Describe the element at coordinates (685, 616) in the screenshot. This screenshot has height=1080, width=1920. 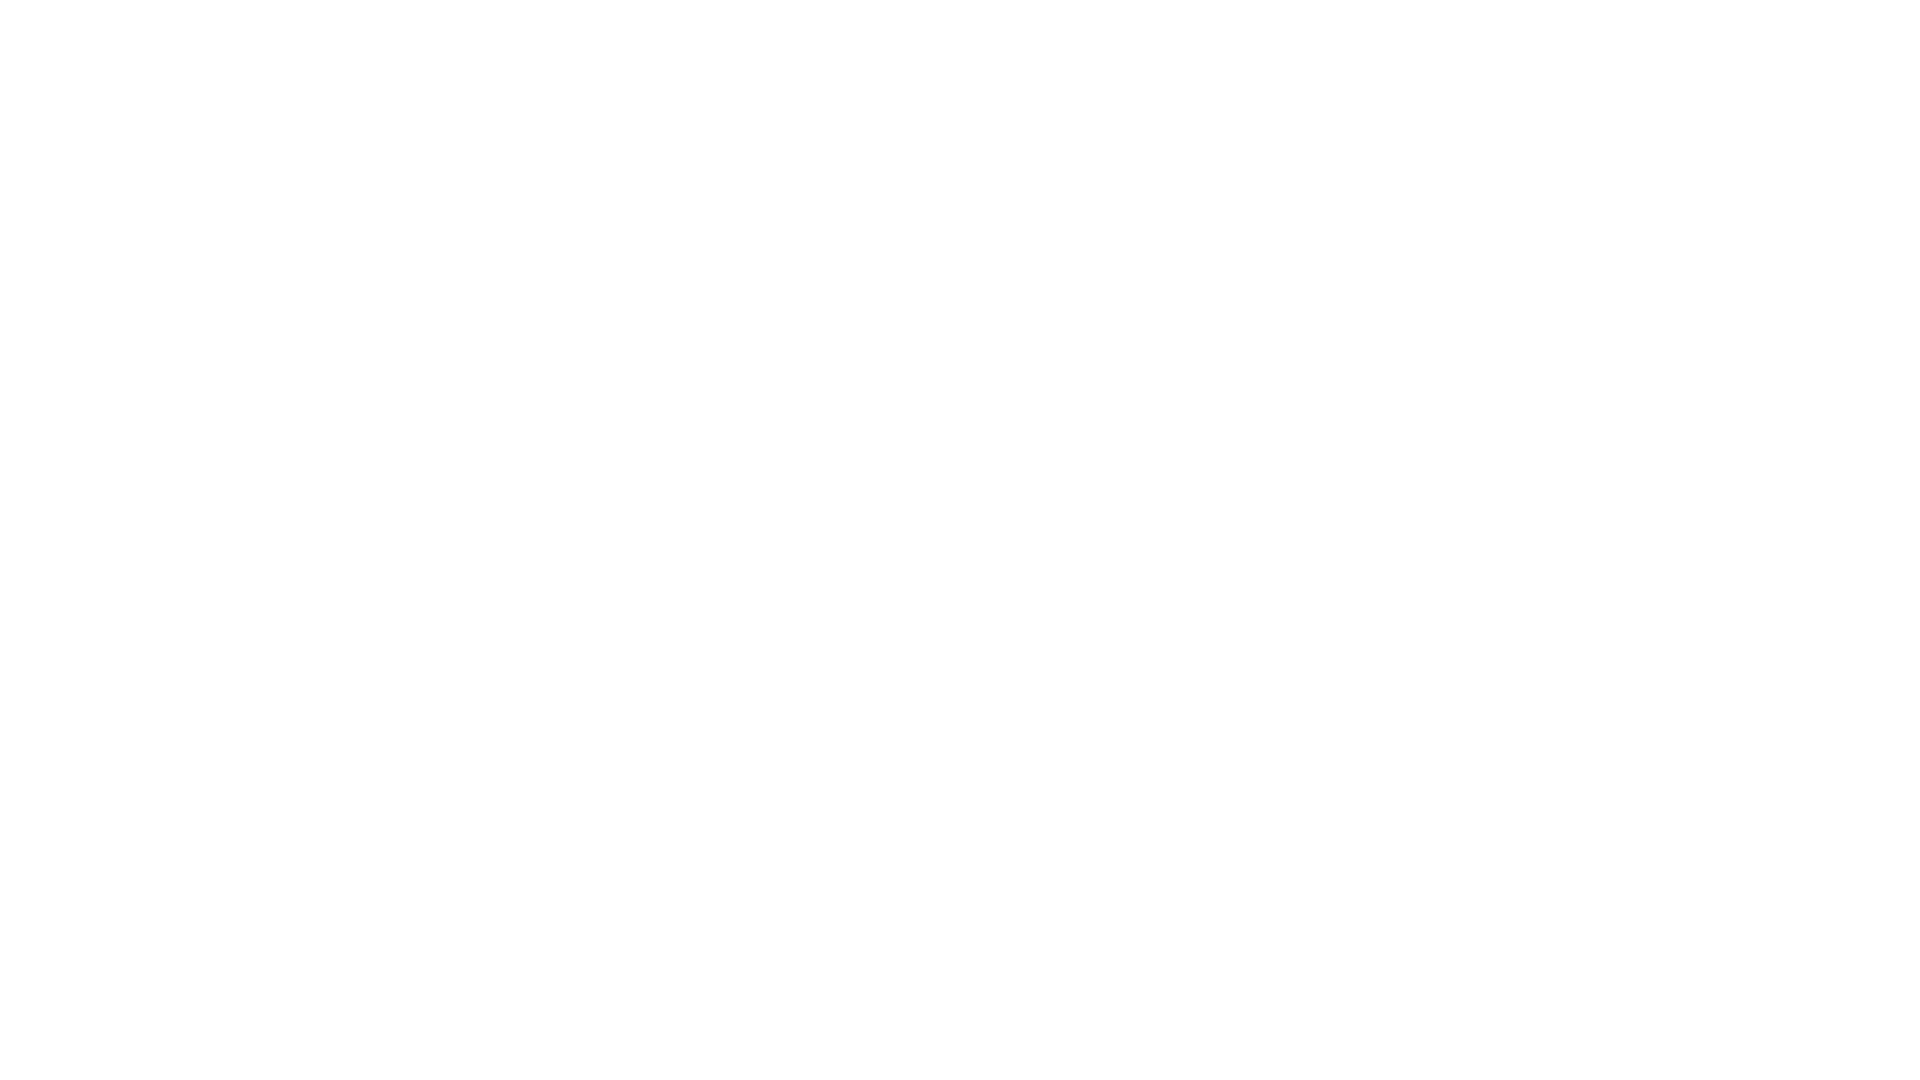
I see `Identita obcana Identita obcana Vyuzijte bankovni identitu, Mobilni klic, NIA ID a jine` at that location.